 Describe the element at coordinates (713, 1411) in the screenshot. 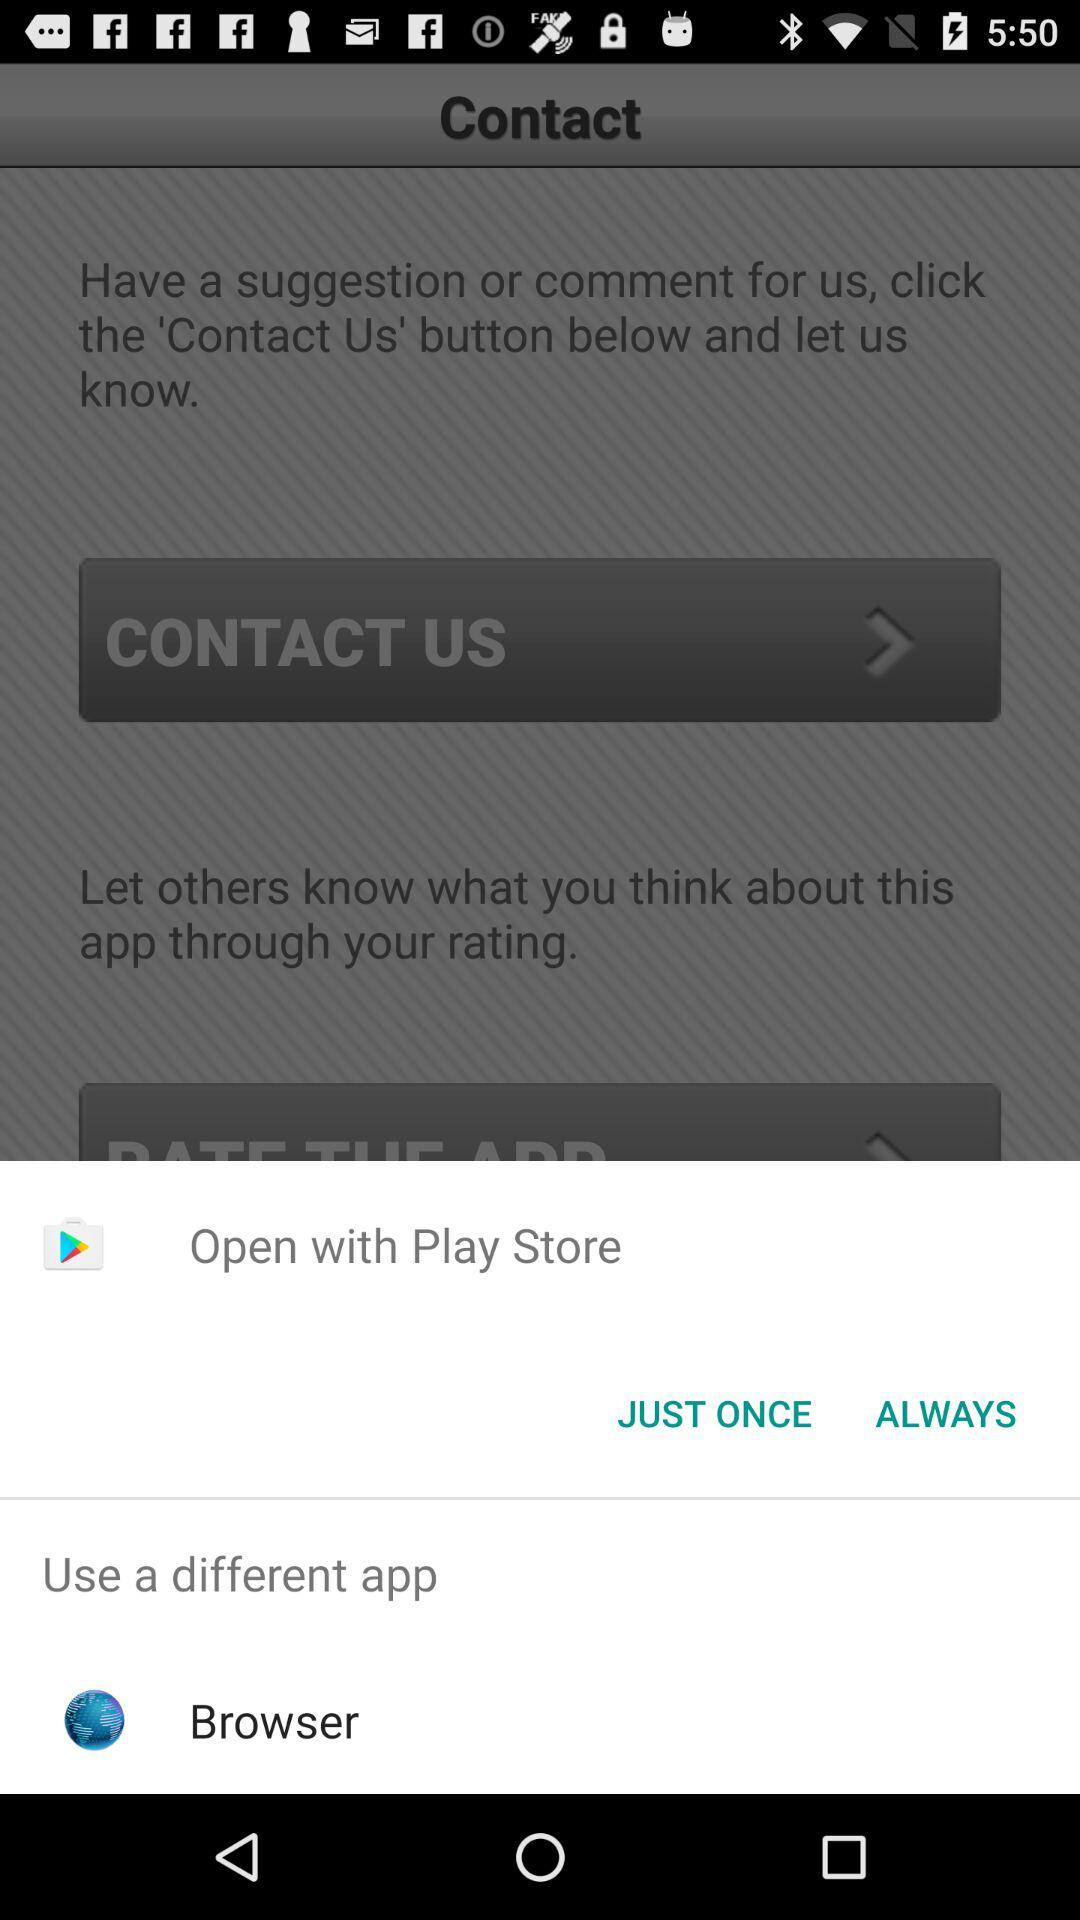

I see `the icon below open with play app` at that location.